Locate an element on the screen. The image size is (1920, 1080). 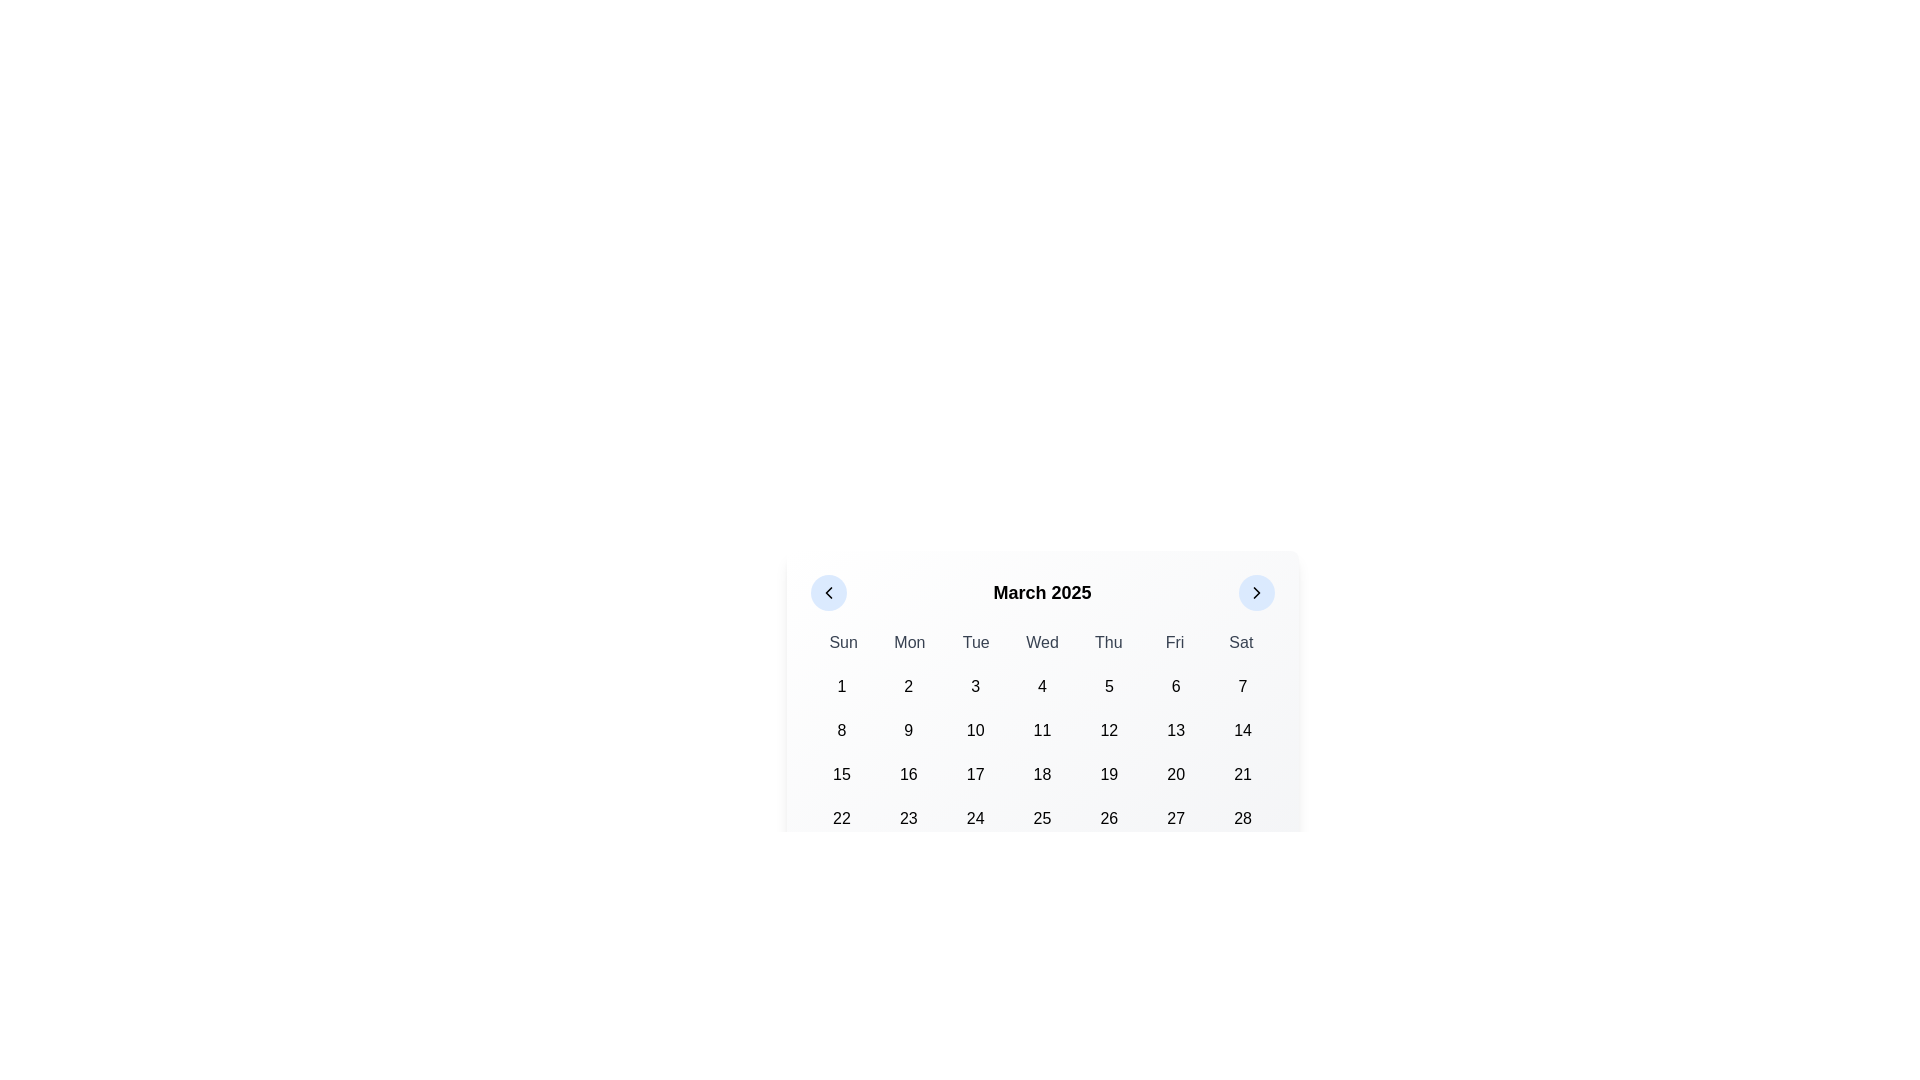
the rectangular button displaying the number '7' in black text on a light gray background is located at coordinates (1242, 685).